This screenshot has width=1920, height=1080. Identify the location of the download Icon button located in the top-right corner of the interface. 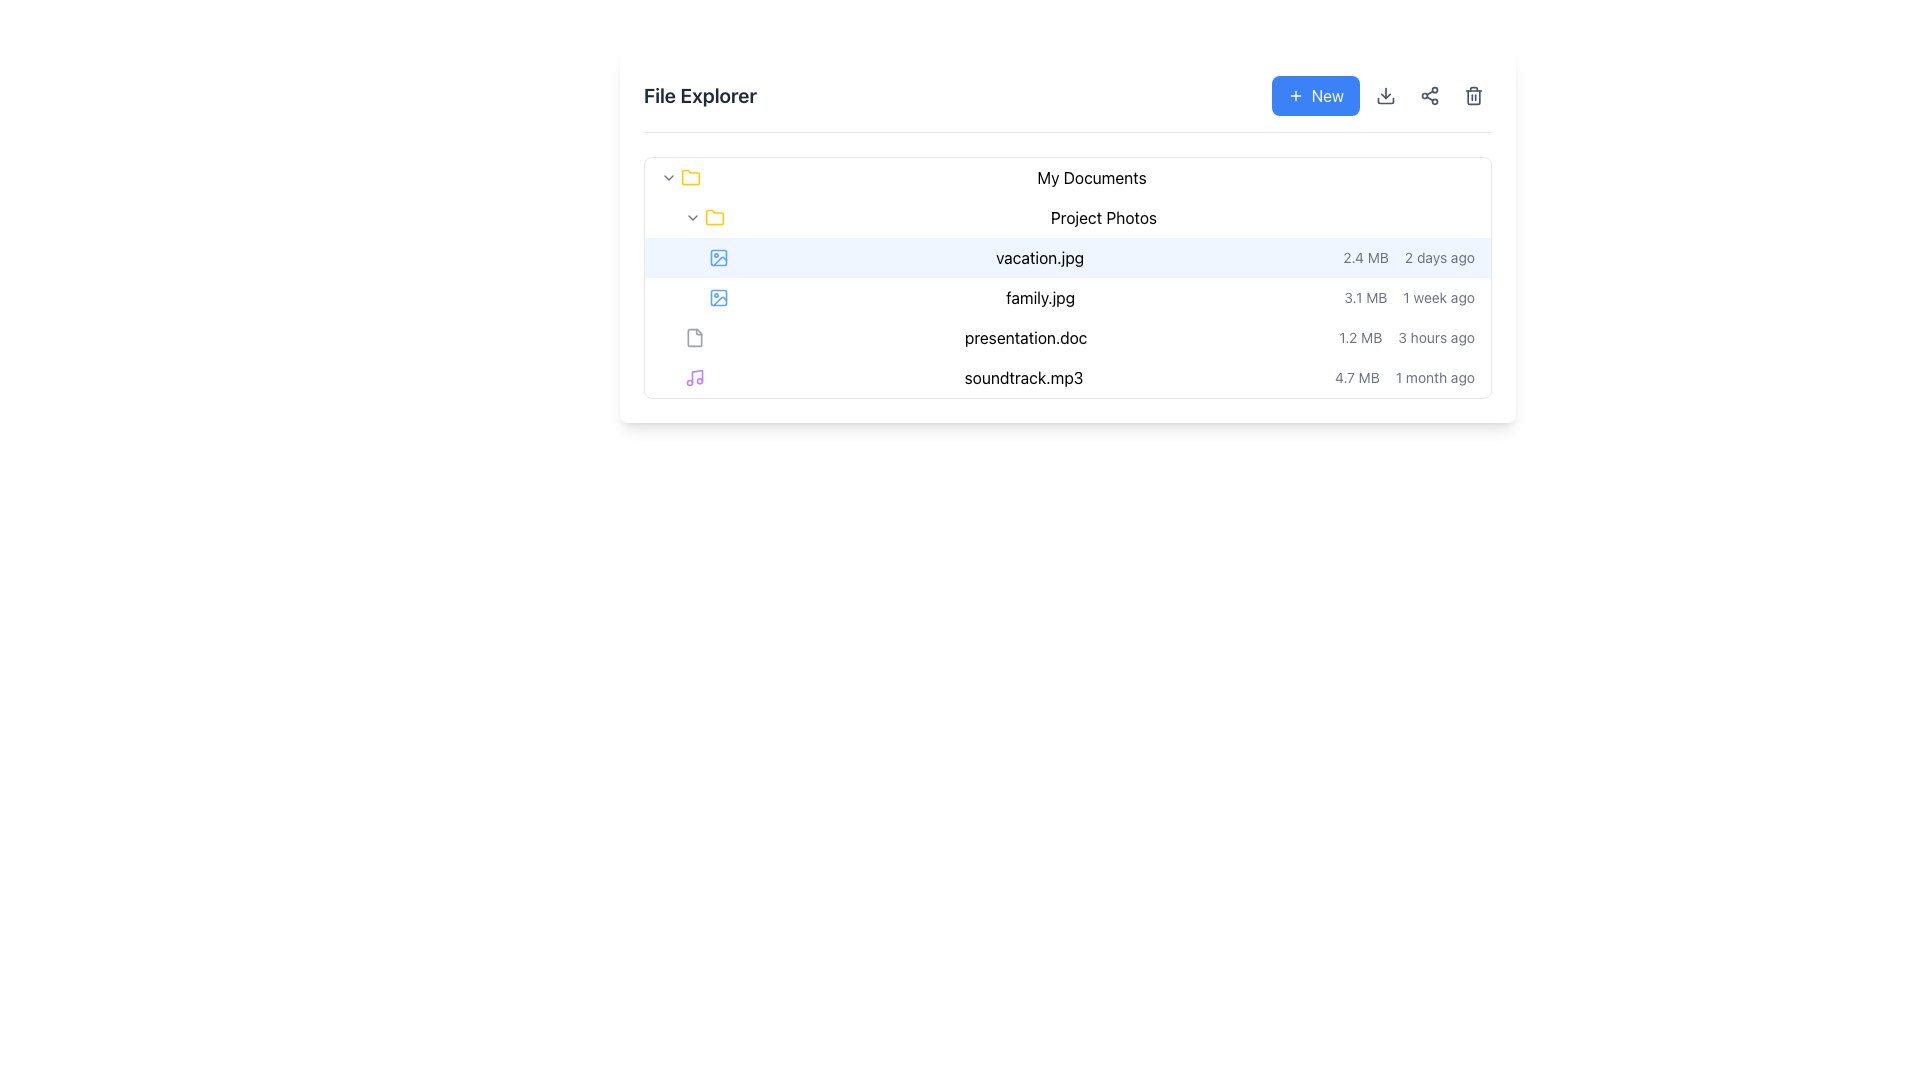
(1385, 96).